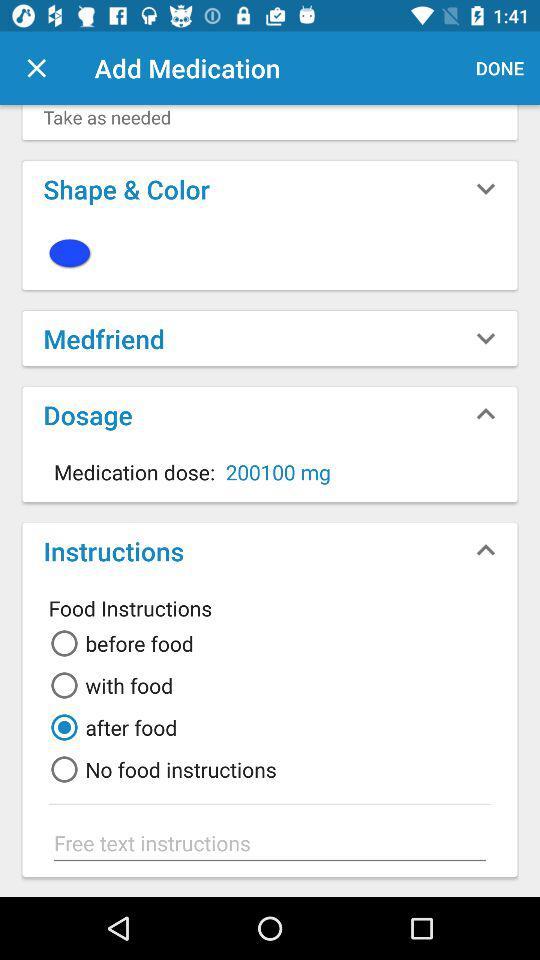  What do you see at coordinates (36, 68) in the screenshot?
I see `close` at bounding box center [36, 68].